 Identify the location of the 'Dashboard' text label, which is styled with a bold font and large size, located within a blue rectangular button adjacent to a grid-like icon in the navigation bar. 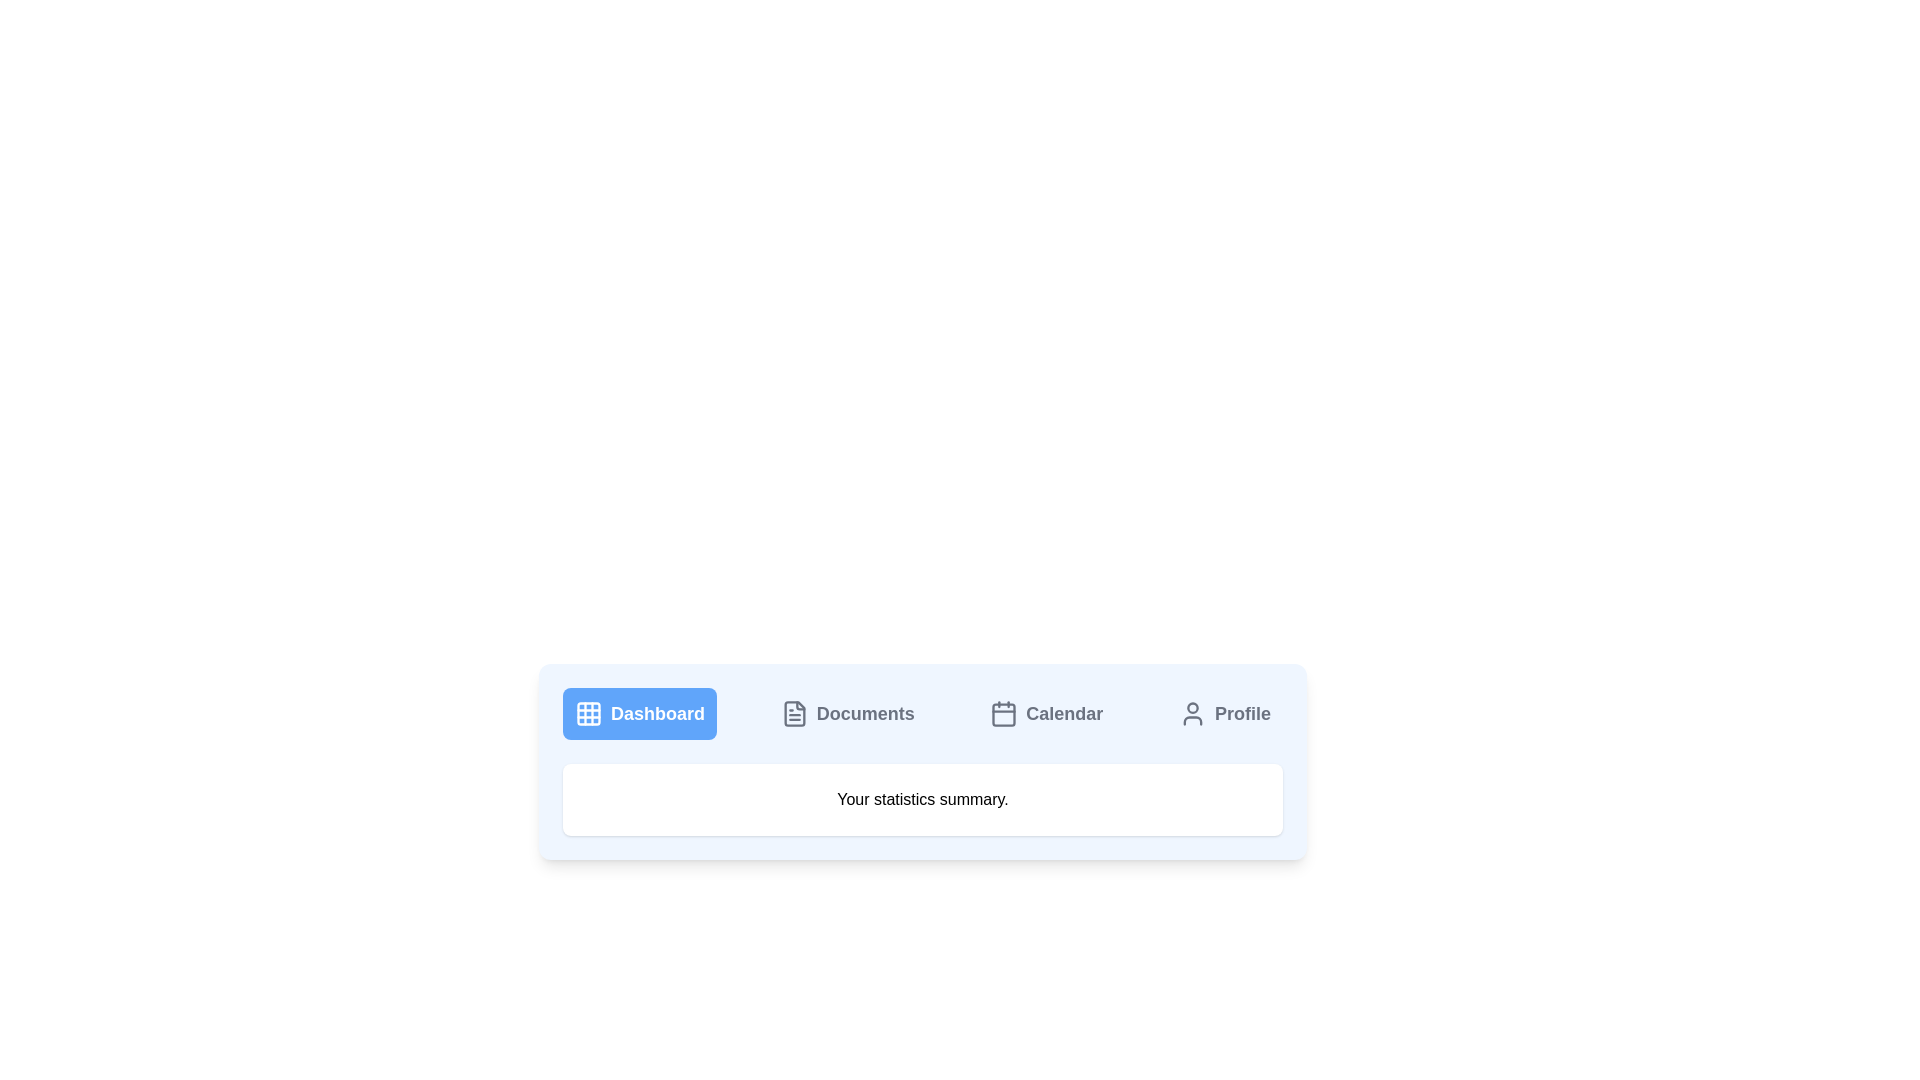
(657, 712).